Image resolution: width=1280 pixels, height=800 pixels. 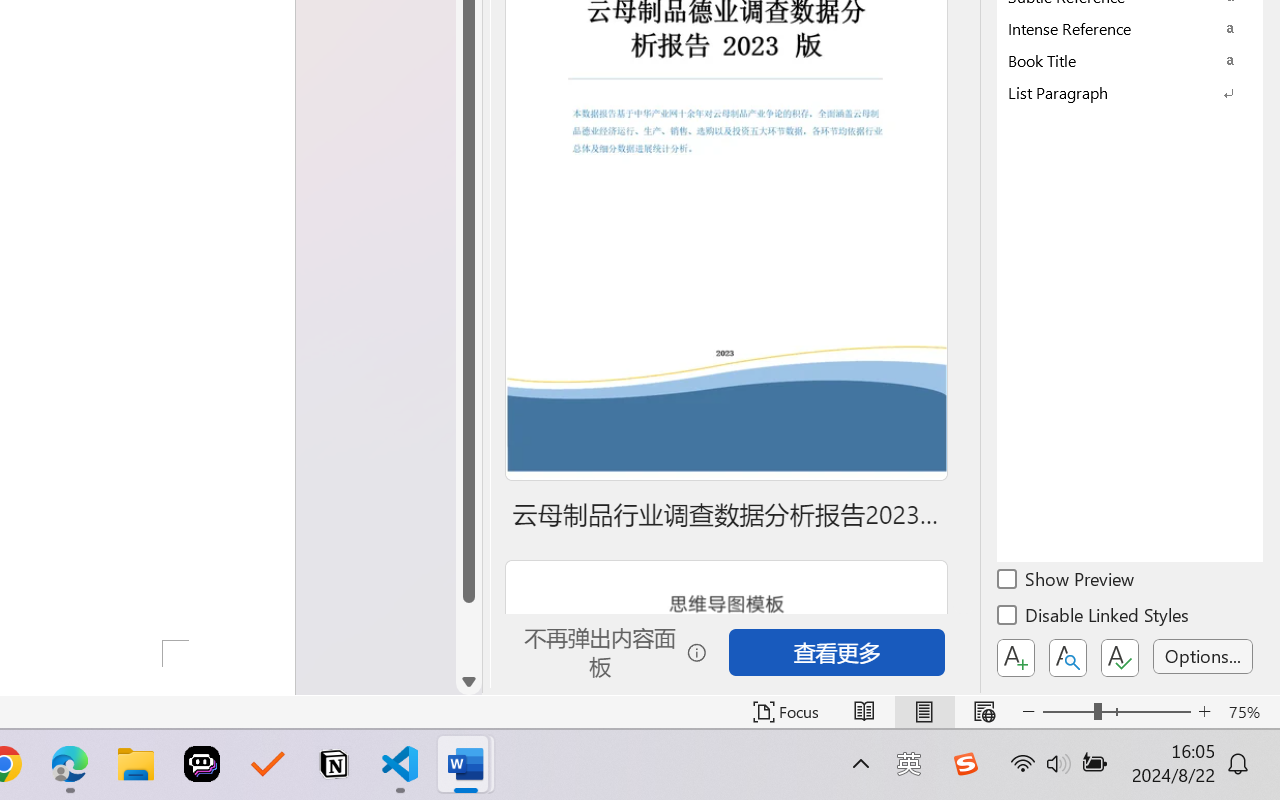 I want to click on 'Options...', so click(x=1202, y=655).